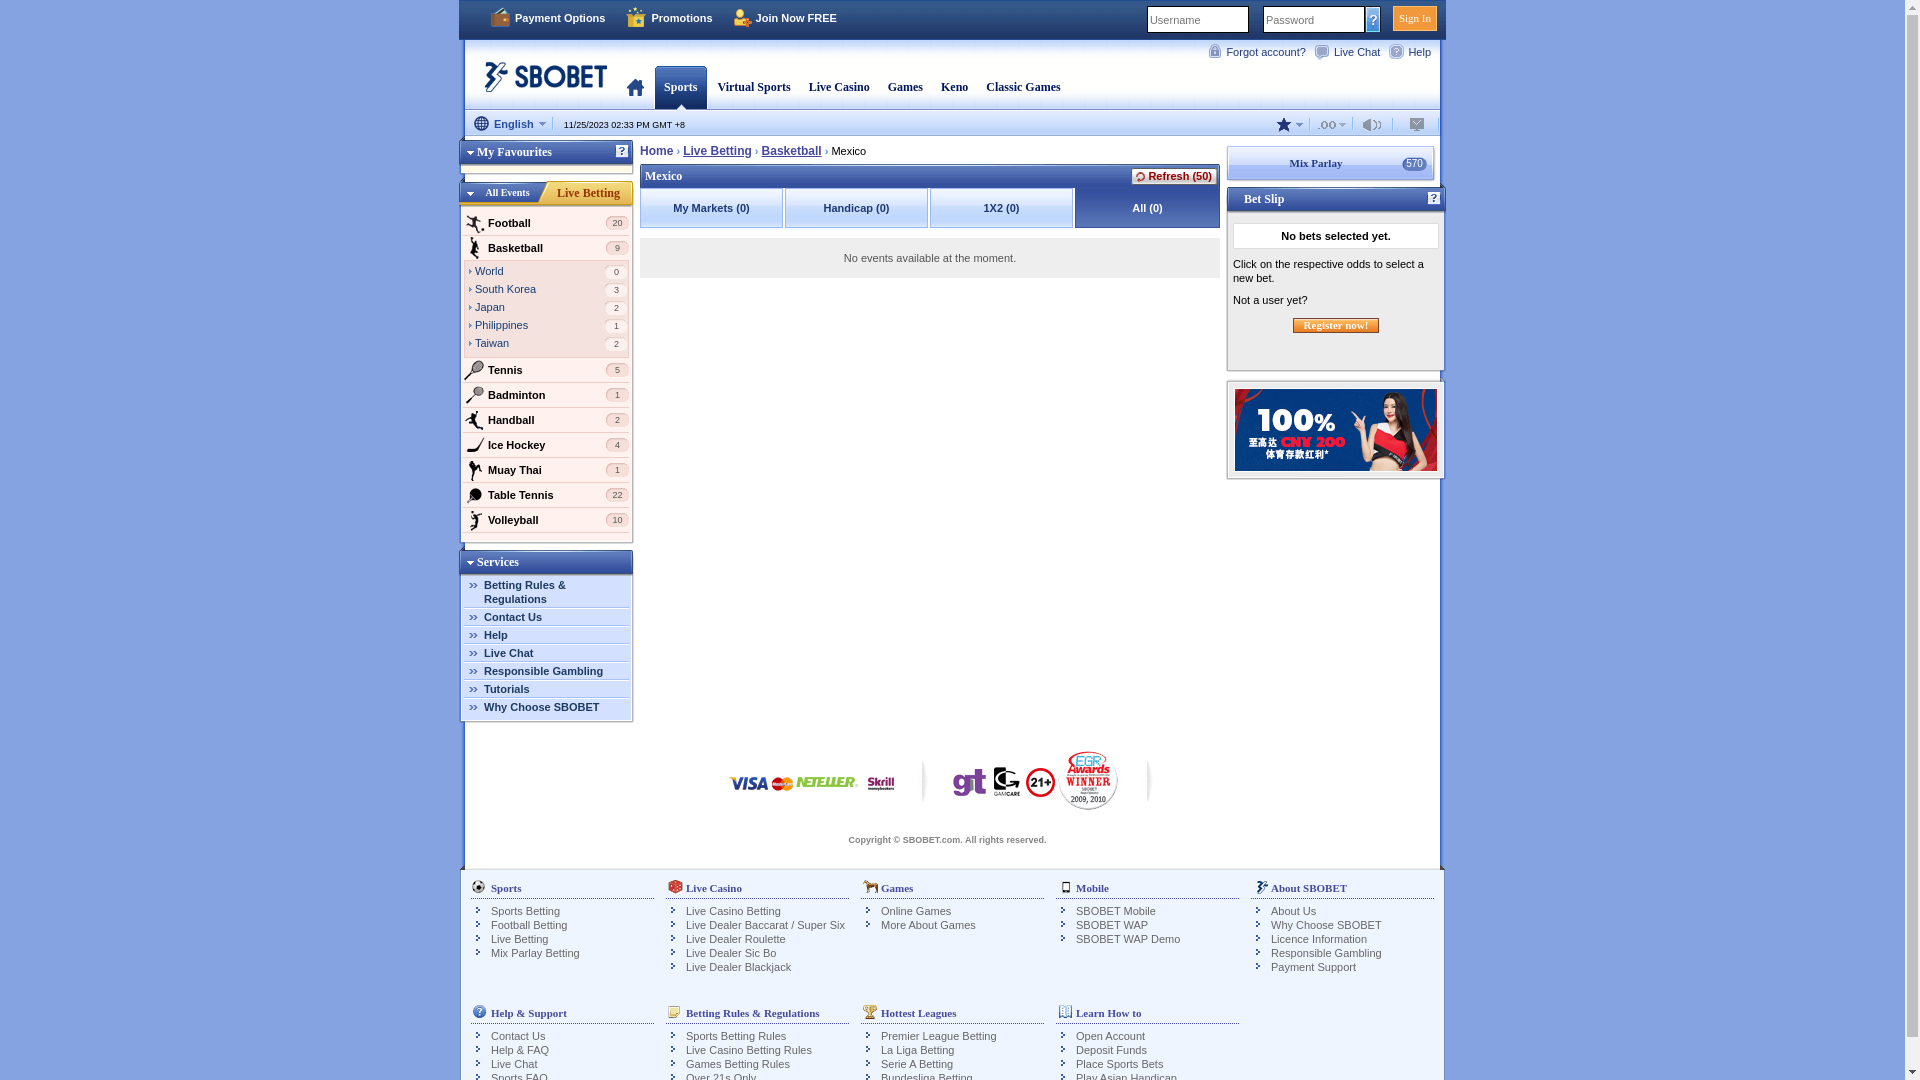 Image resolution: width=1920 pixels, height=1080 pixels. I want to click on 'Live Dealer Roulette', so click(734, 938).